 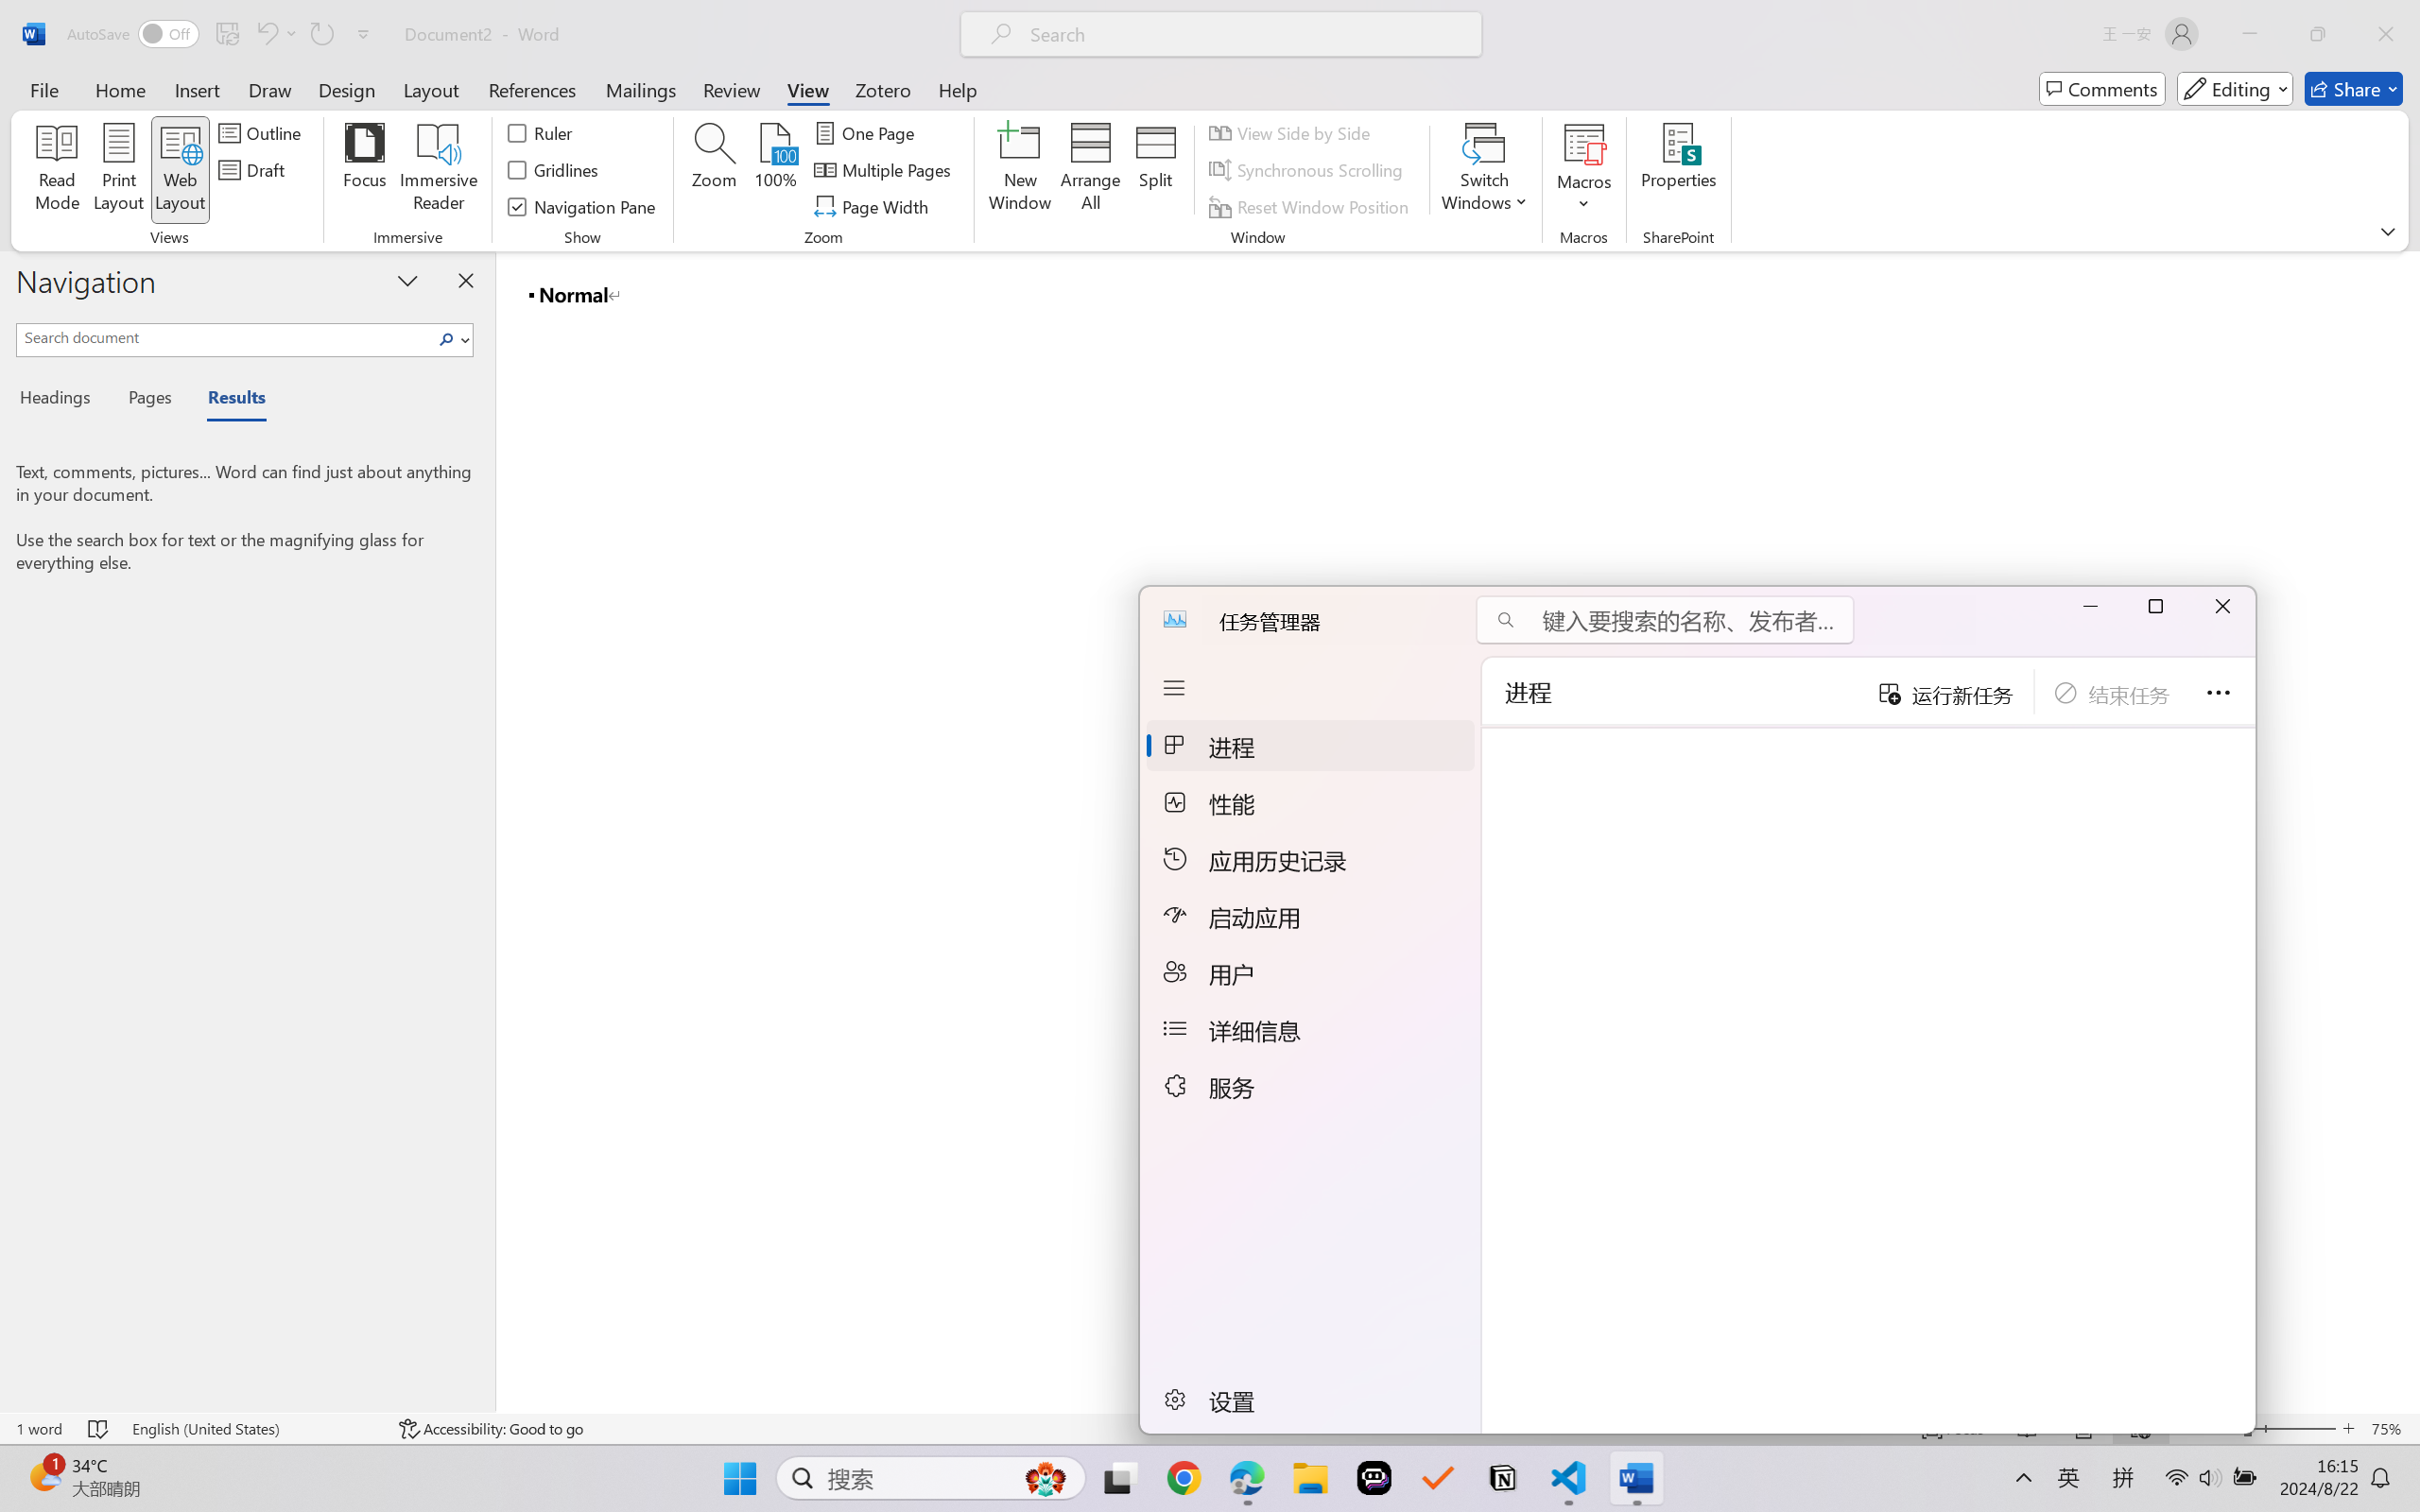 What do you see at coordinates (406, 281) in the screenshot?
I see `'Task Pane Options'` at bounding box center [406, 281].